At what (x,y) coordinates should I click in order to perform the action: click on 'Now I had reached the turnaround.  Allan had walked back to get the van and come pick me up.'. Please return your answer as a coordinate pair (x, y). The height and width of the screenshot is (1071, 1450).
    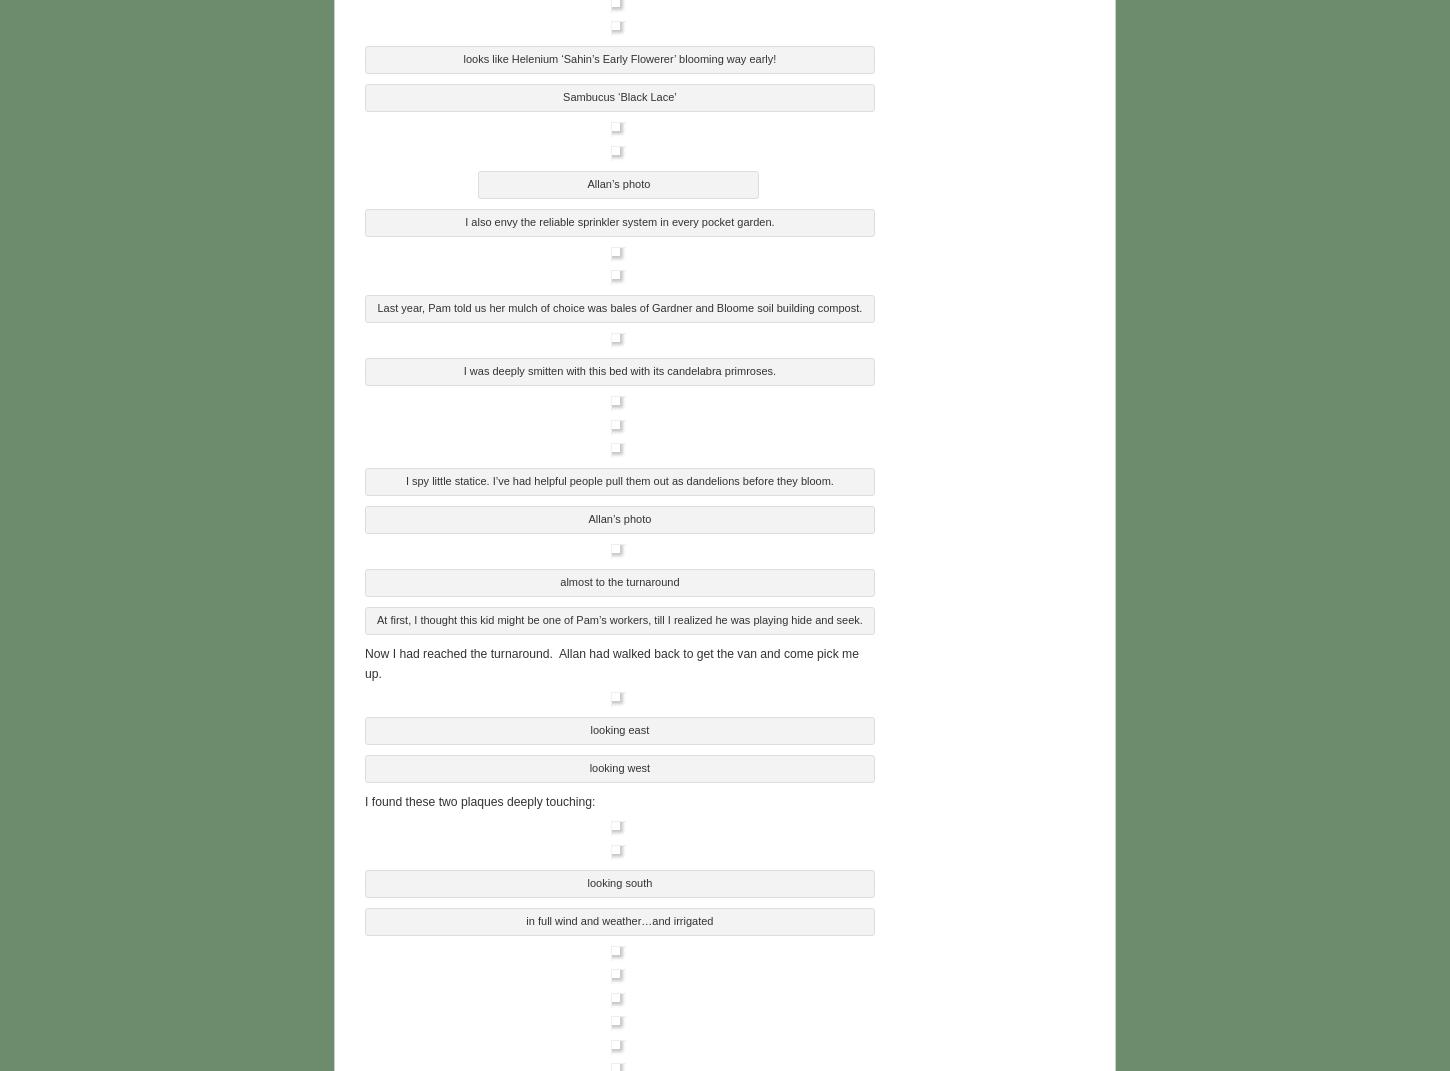
    Looking at the image, I should click on (610, 660).